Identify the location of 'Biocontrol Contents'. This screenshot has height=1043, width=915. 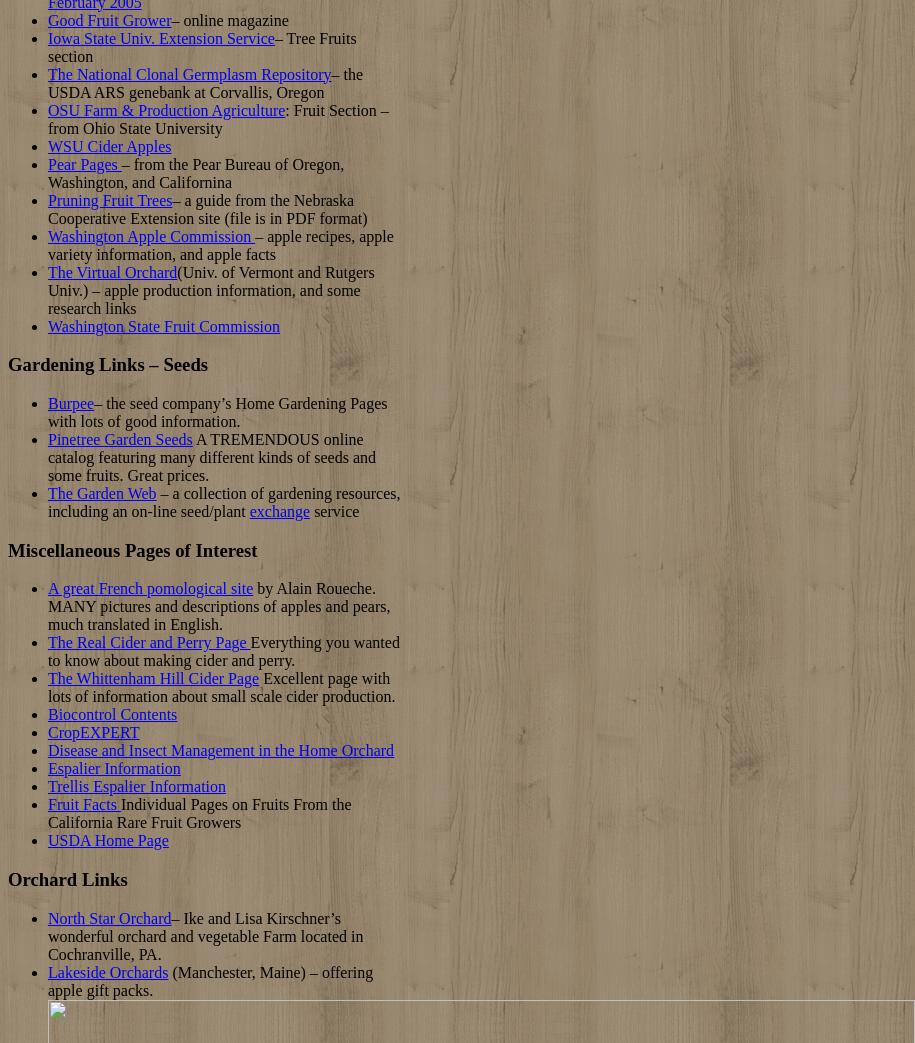
(112, 714).